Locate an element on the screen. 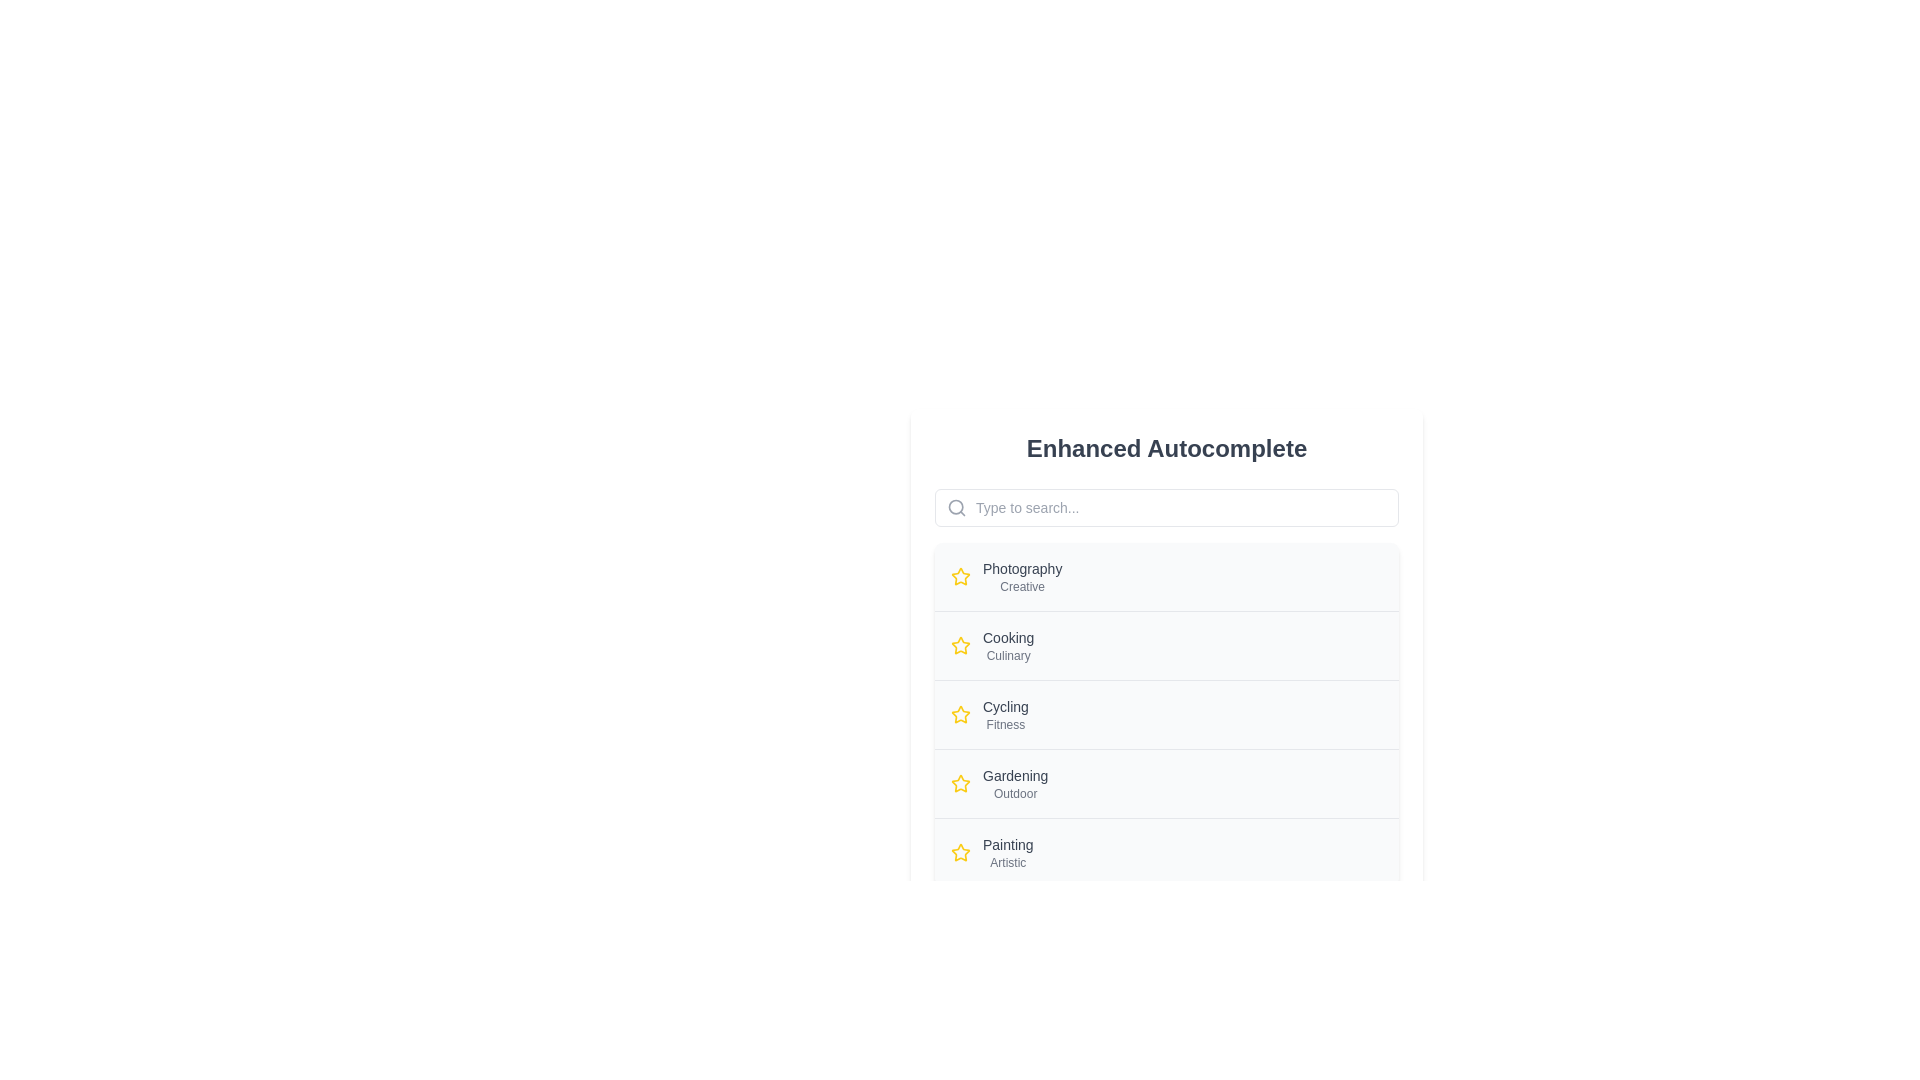  the search icon located at the top-left corner of the search input field, which signifies the search functionality adjacent to the placeholder text 'Type to search...' is located at coordinates (955, 507).